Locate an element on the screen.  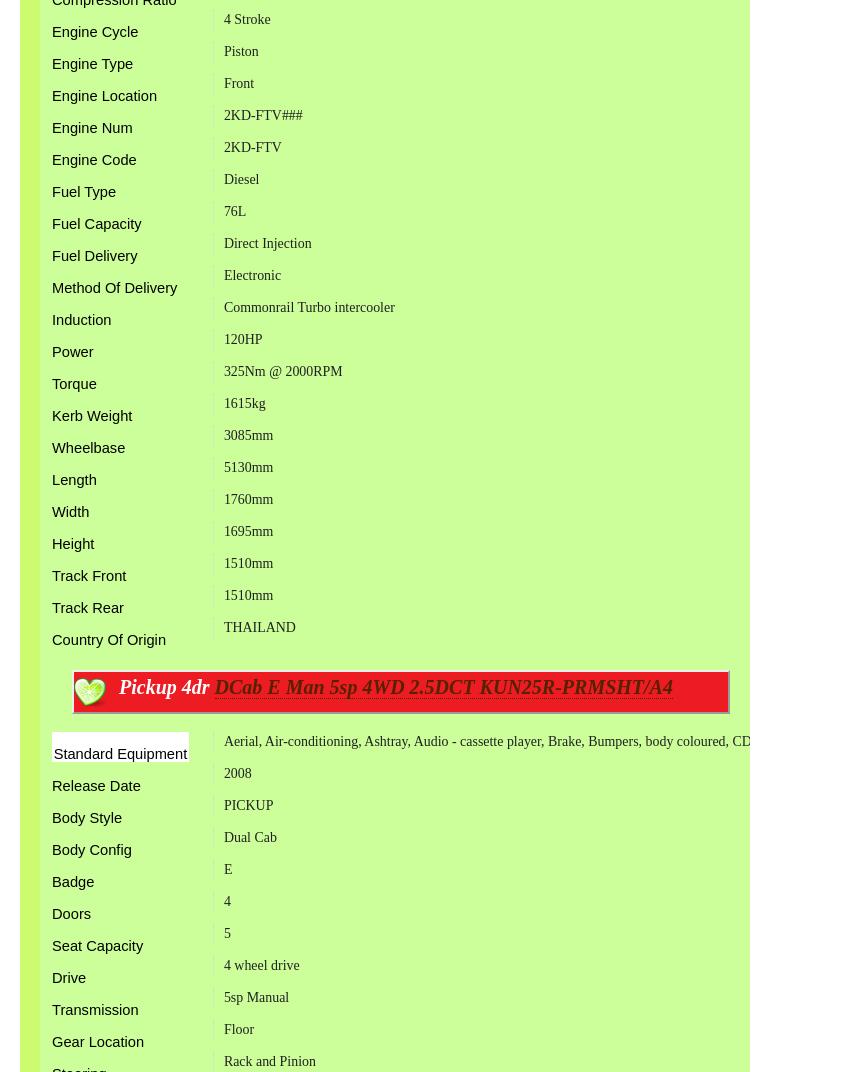
'Kerb 
						   Weight' is located at coordinates (92, 413).